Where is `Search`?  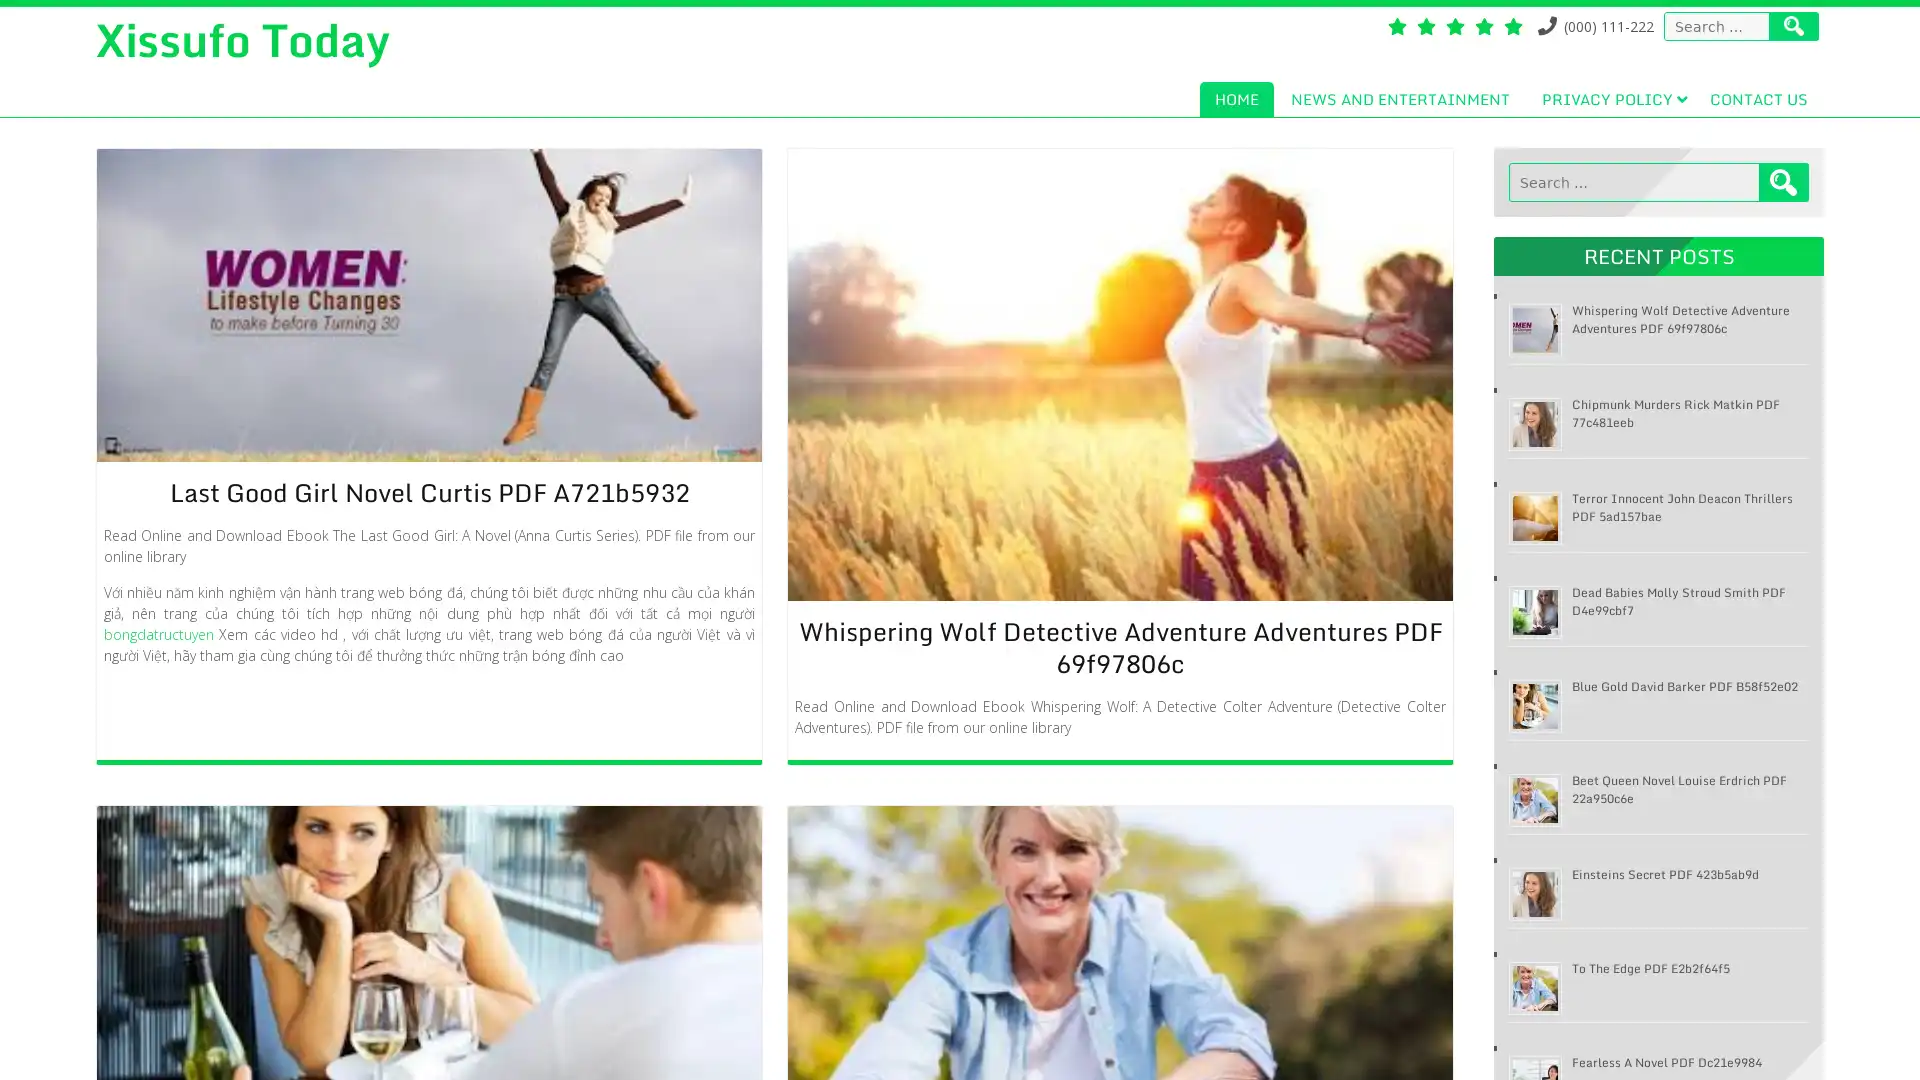 Search is located at coordinates (1784, 182).